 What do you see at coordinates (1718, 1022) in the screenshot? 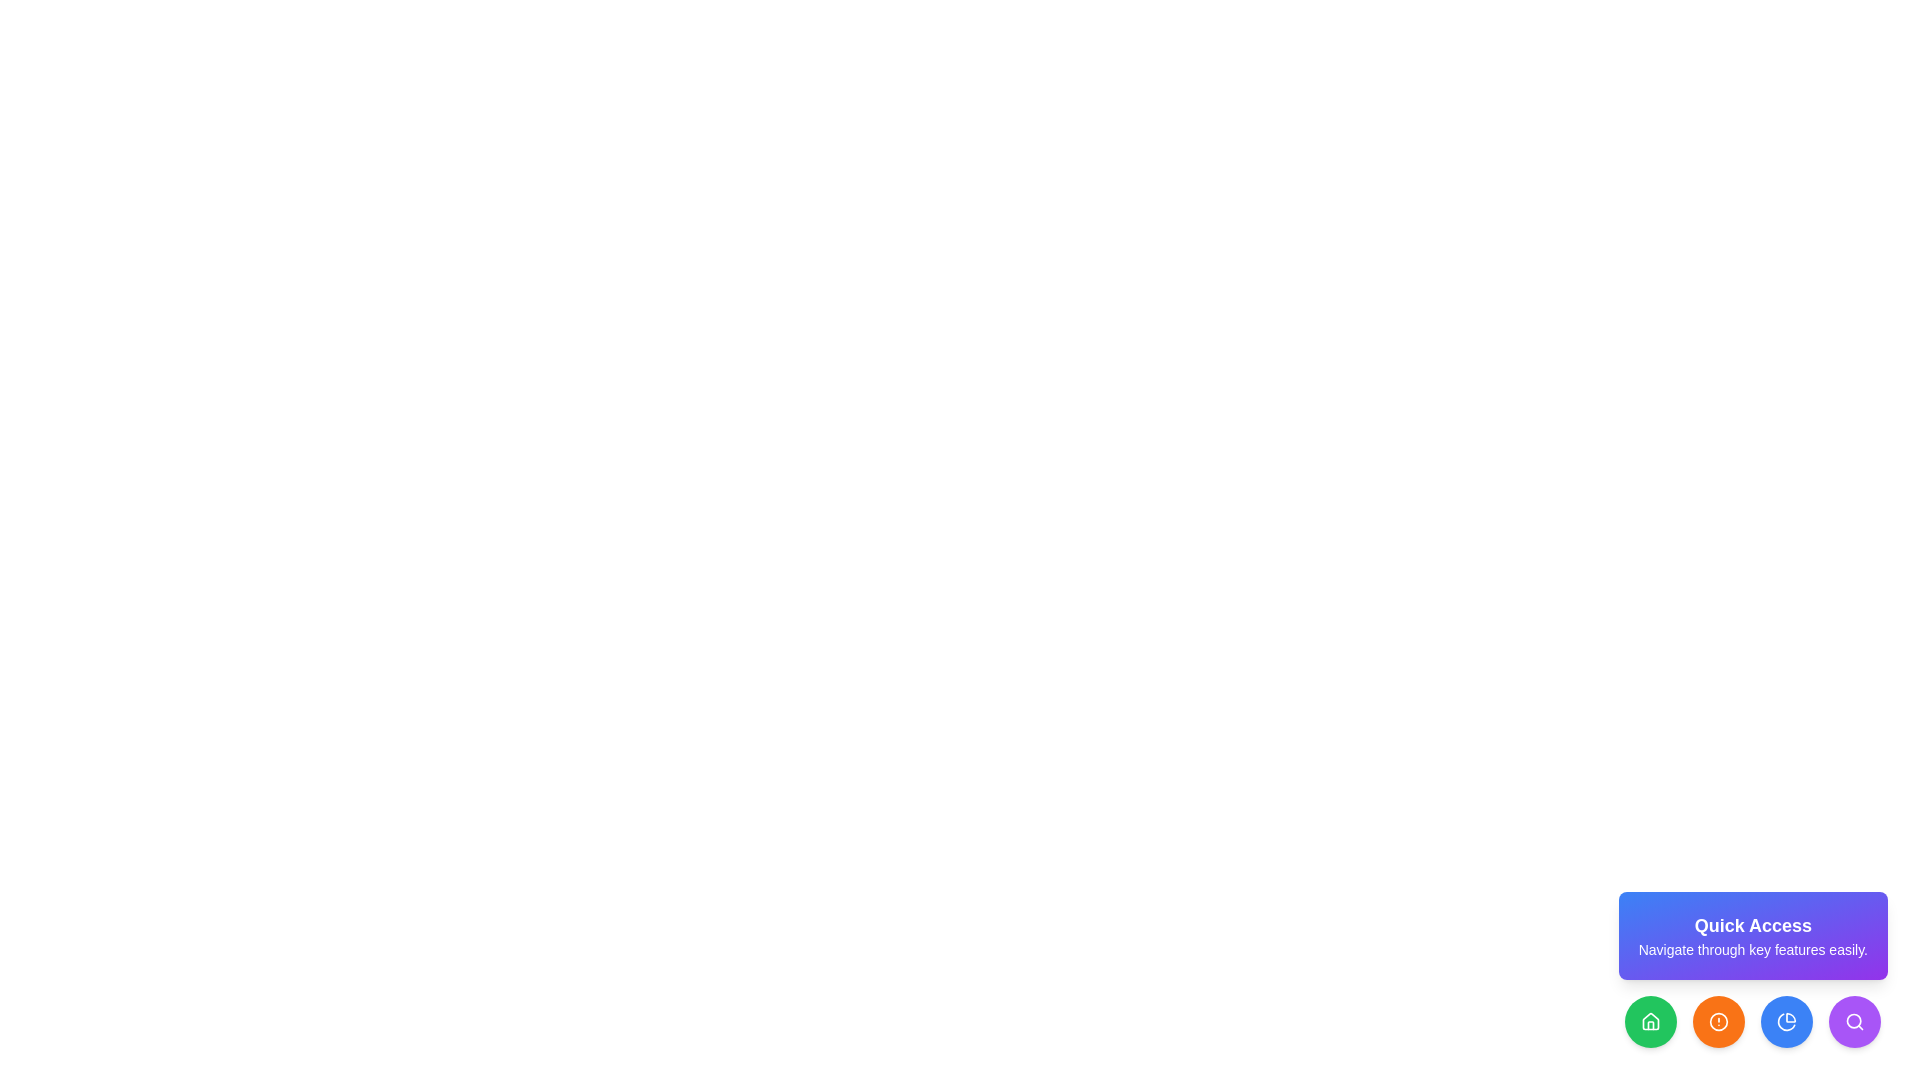
I see `the orange circular icon, which is the second icon from the left in a set of four icons located at the bottom-right corner of the interface` at bounding box center [1718, 1022].